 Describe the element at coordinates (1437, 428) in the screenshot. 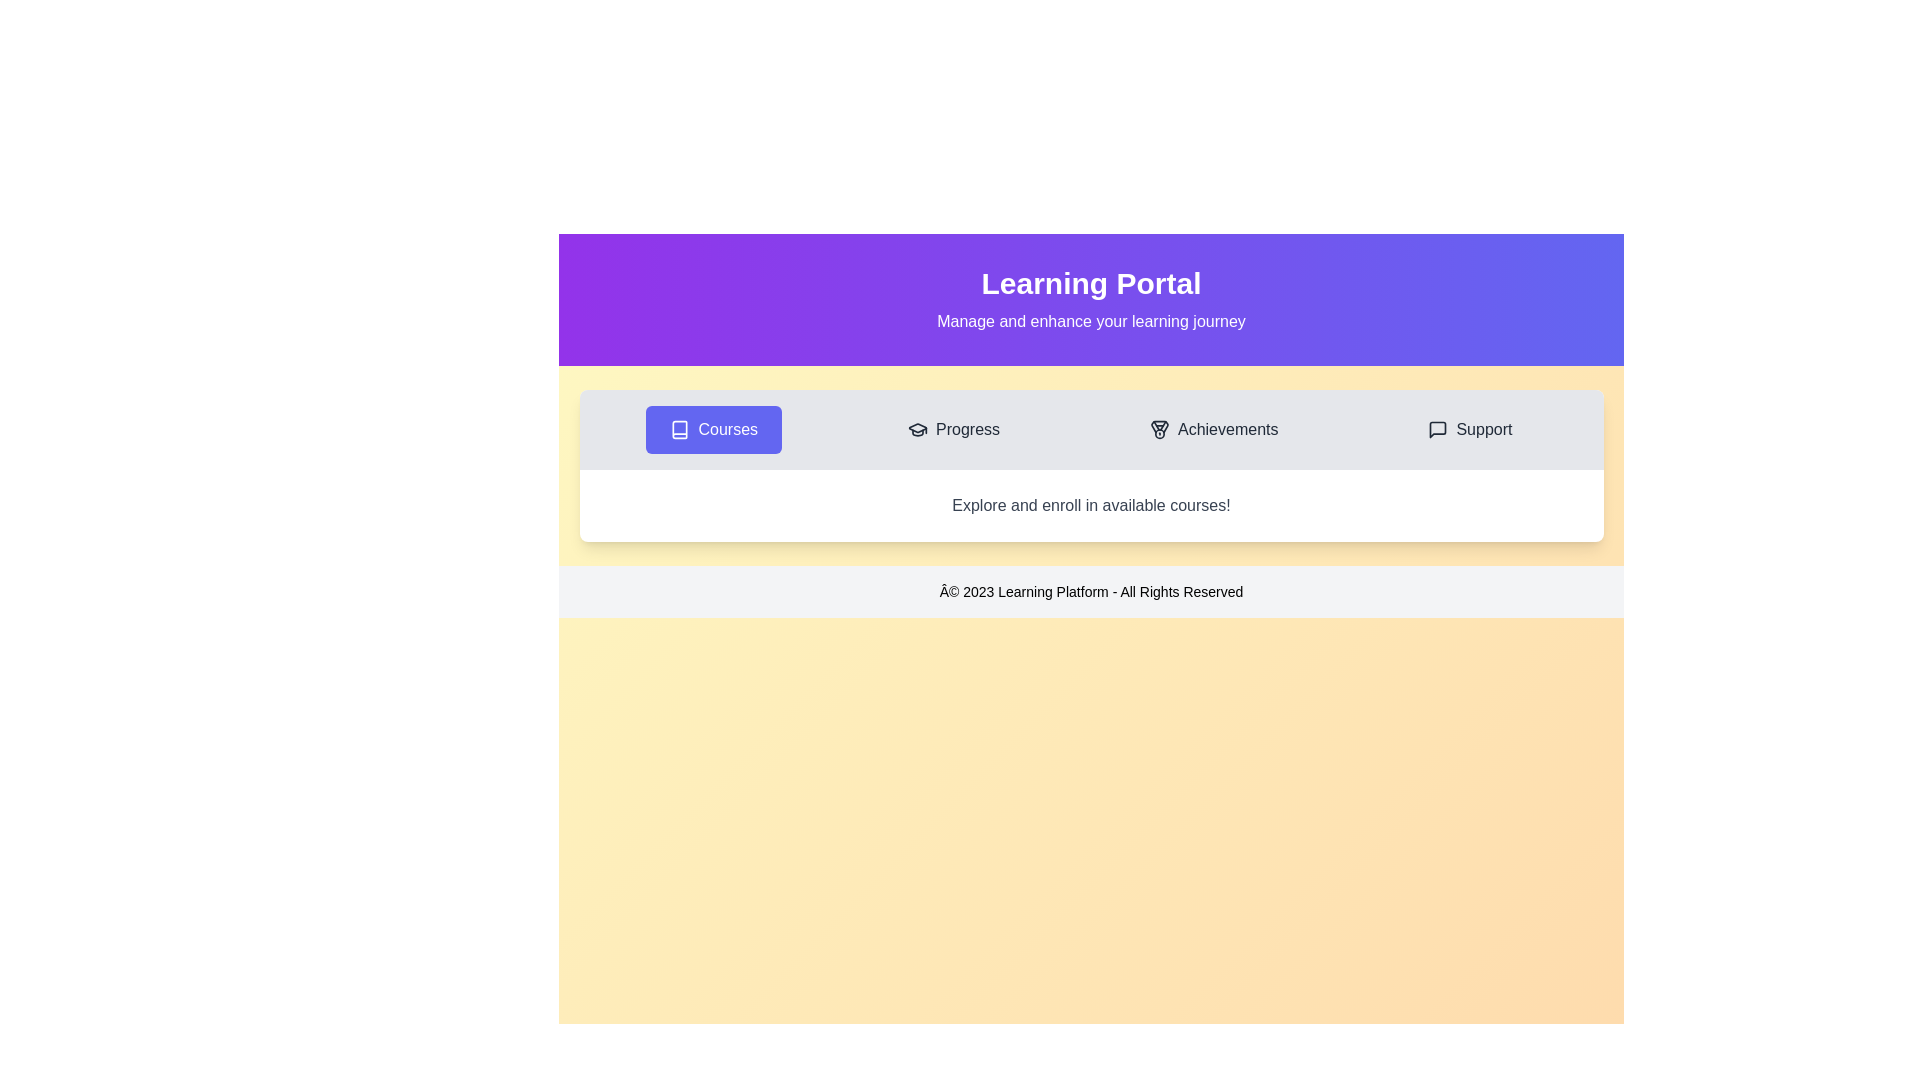

I see `the messaging or support chat icon, which is the last icon in the row adjacent to the 'Support' text` at that location.